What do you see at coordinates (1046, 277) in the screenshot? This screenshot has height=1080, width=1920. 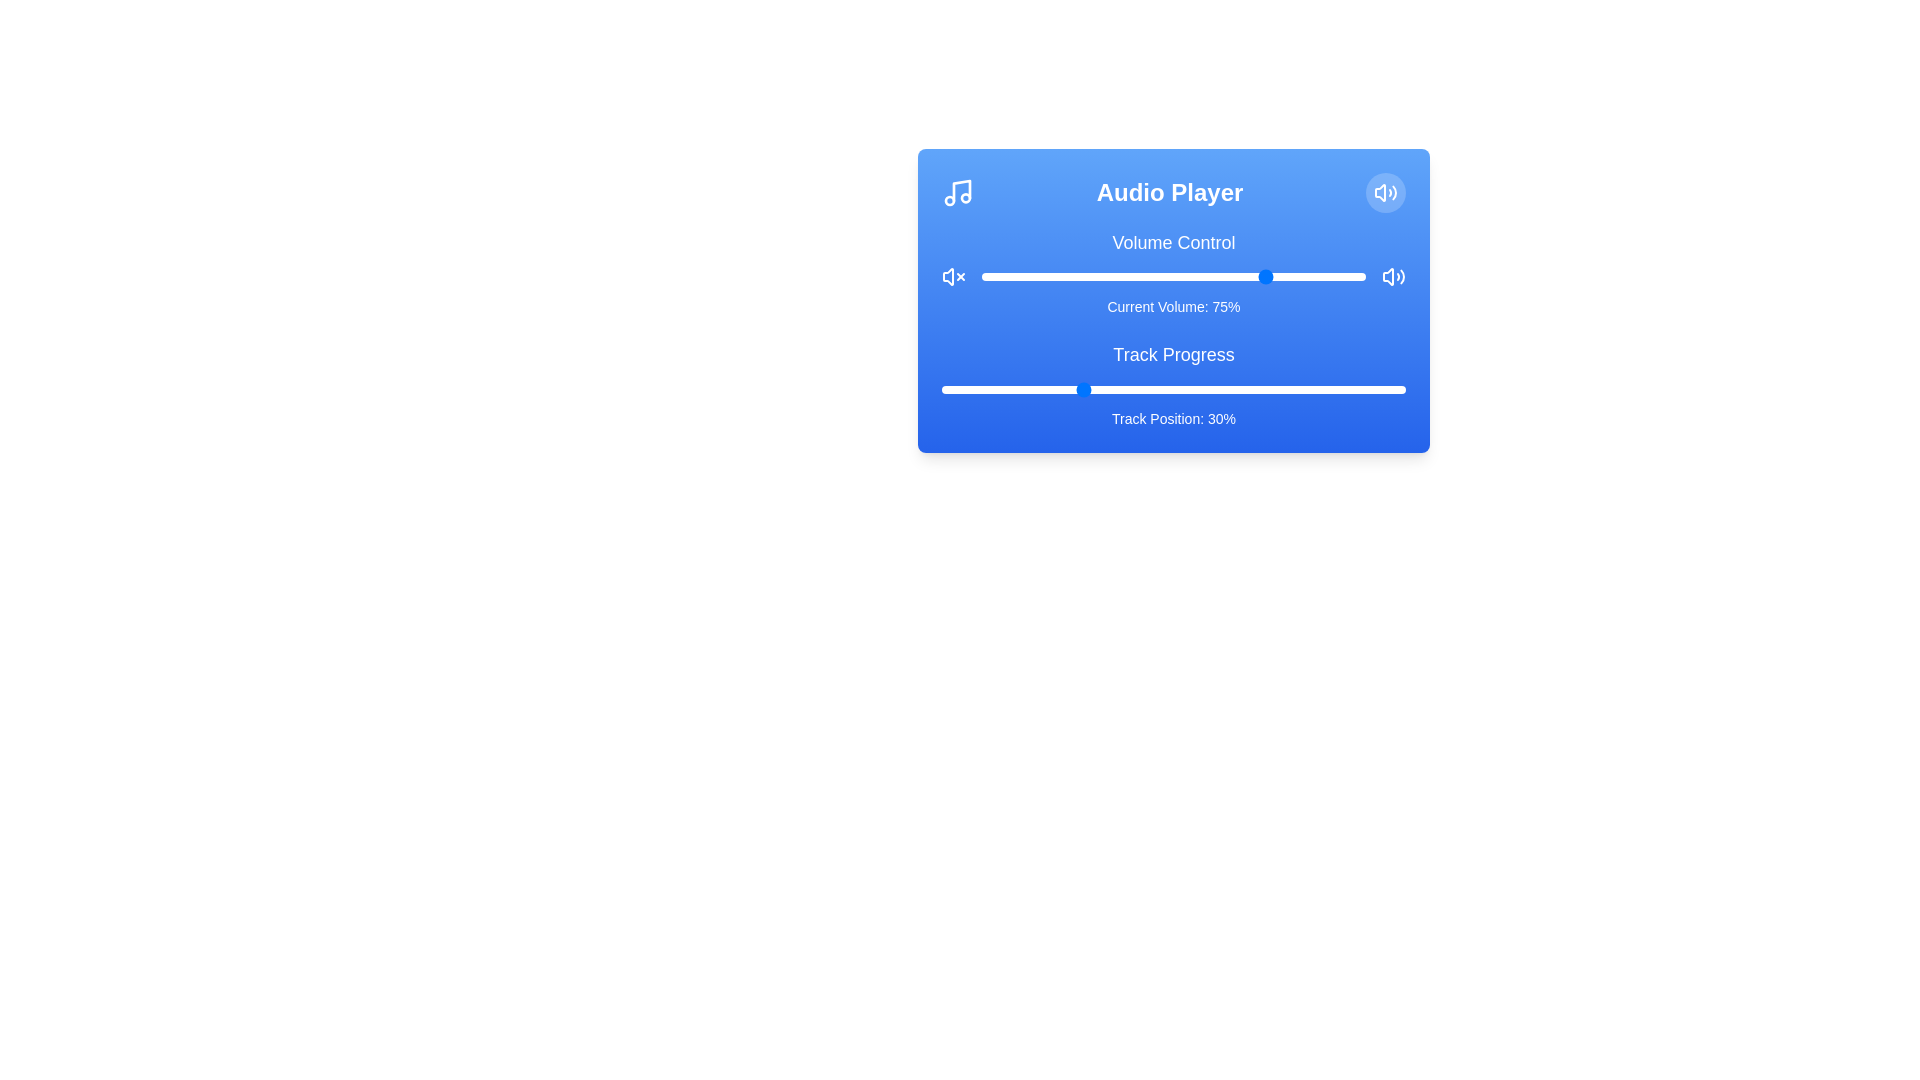 I see `volume` at bounding box center [1046, 277].